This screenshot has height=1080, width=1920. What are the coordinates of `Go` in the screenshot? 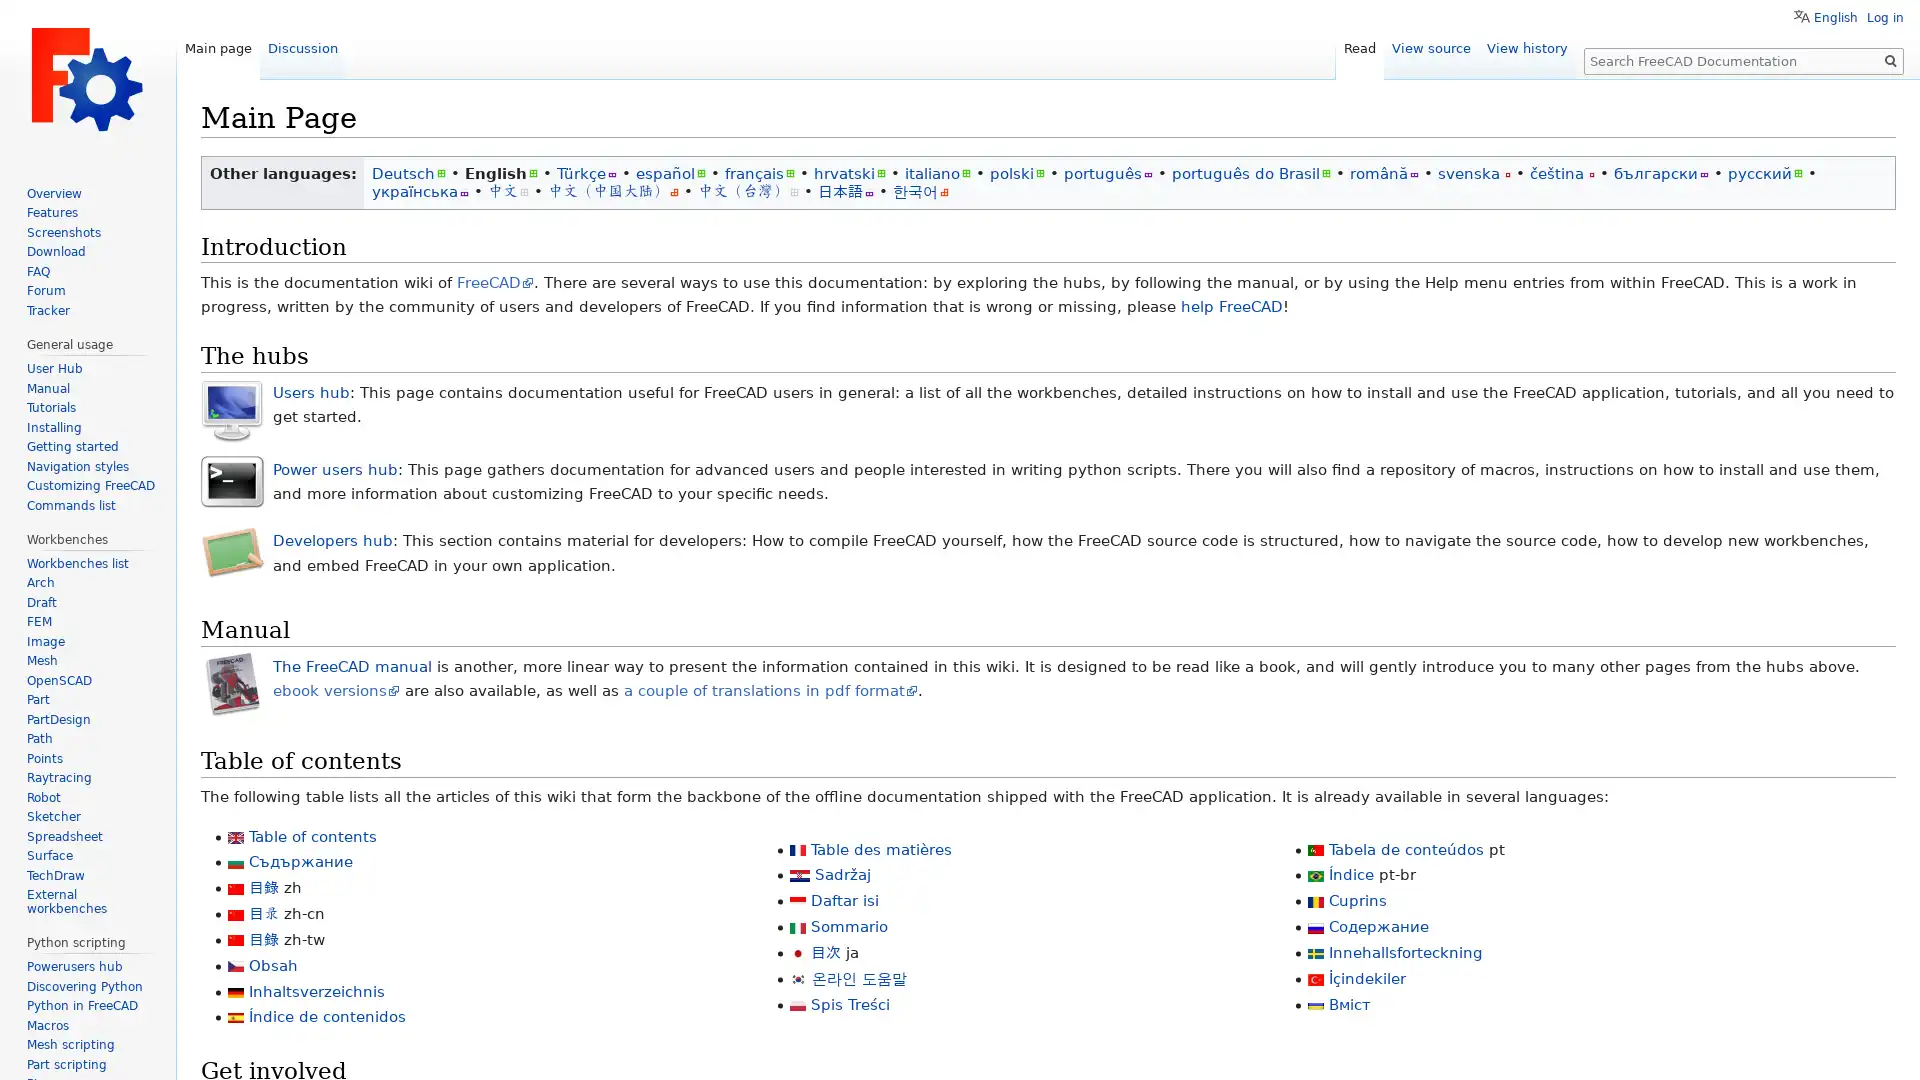 It's located at (1890, 60).